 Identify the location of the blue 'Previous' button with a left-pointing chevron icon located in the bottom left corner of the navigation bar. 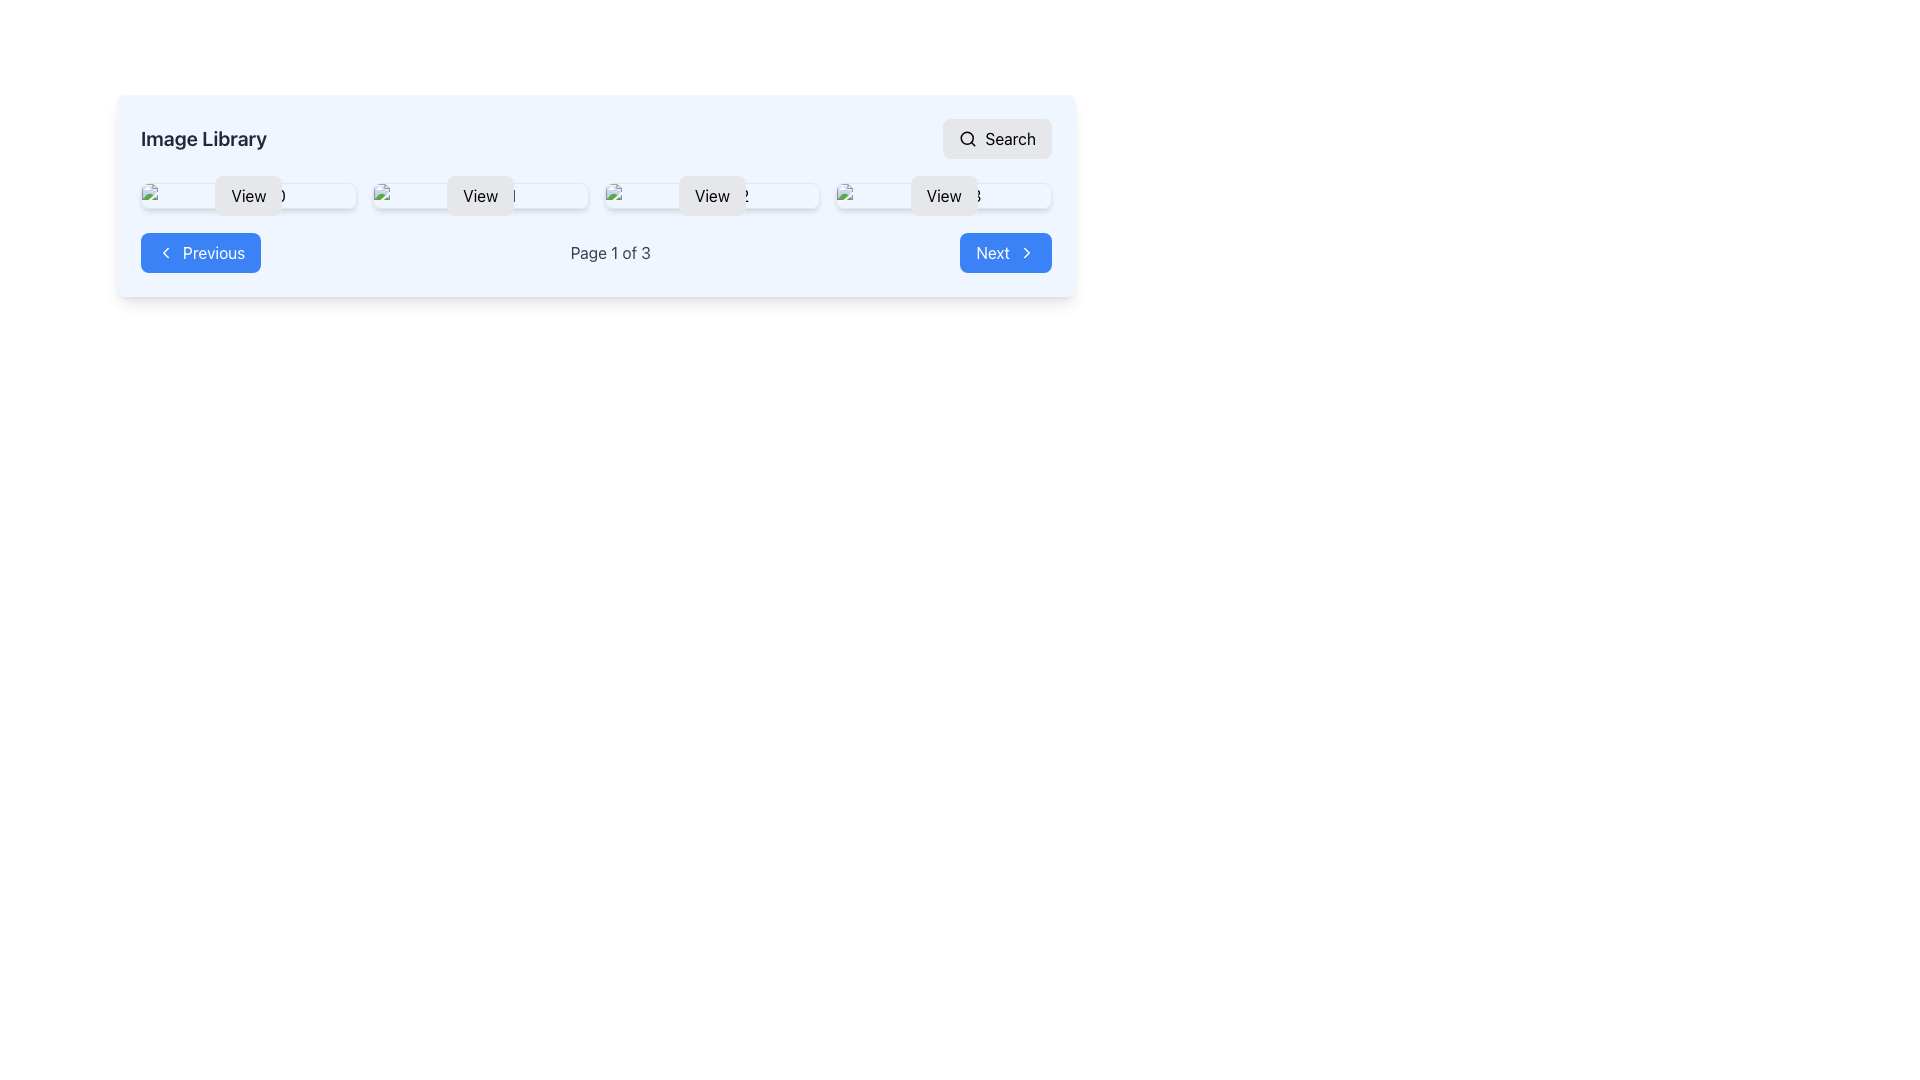
(201, 252).